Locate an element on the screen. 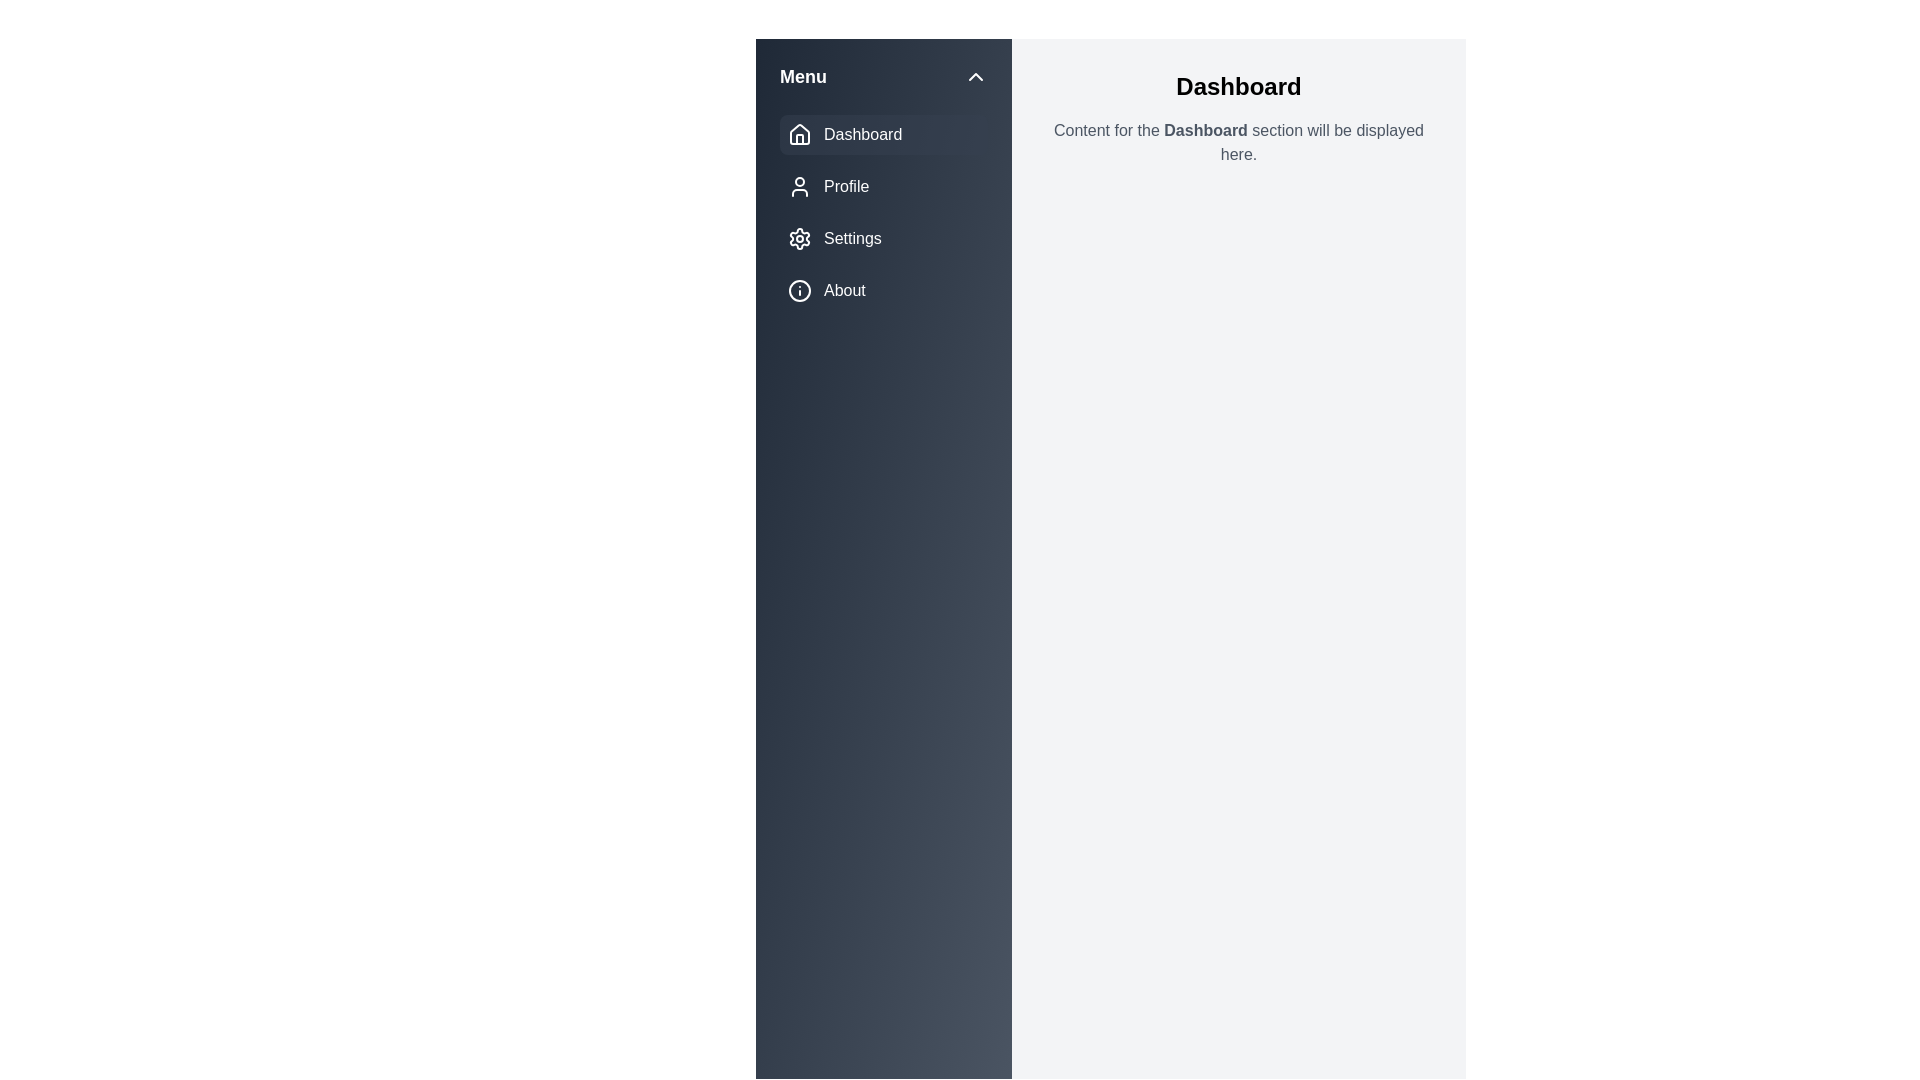  the 'About' text label, which is the last item in the sidebar menu is located at coordinates (844, 290).